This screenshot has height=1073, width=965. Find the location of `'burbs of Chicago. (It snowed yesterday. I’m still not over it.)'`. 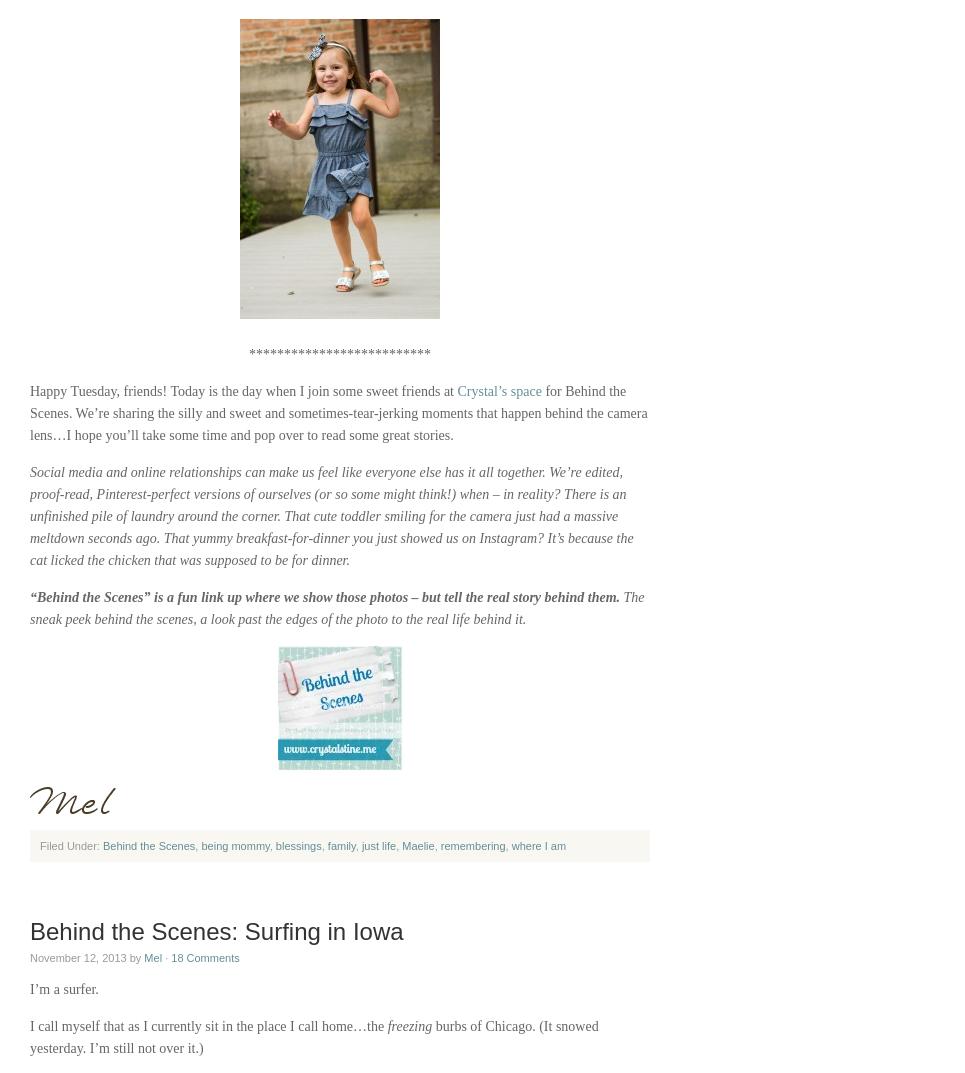

'burbs of Chicago. (It snowed yesterday. I’m still not over it.)' is located at coordinates (313, 1037).